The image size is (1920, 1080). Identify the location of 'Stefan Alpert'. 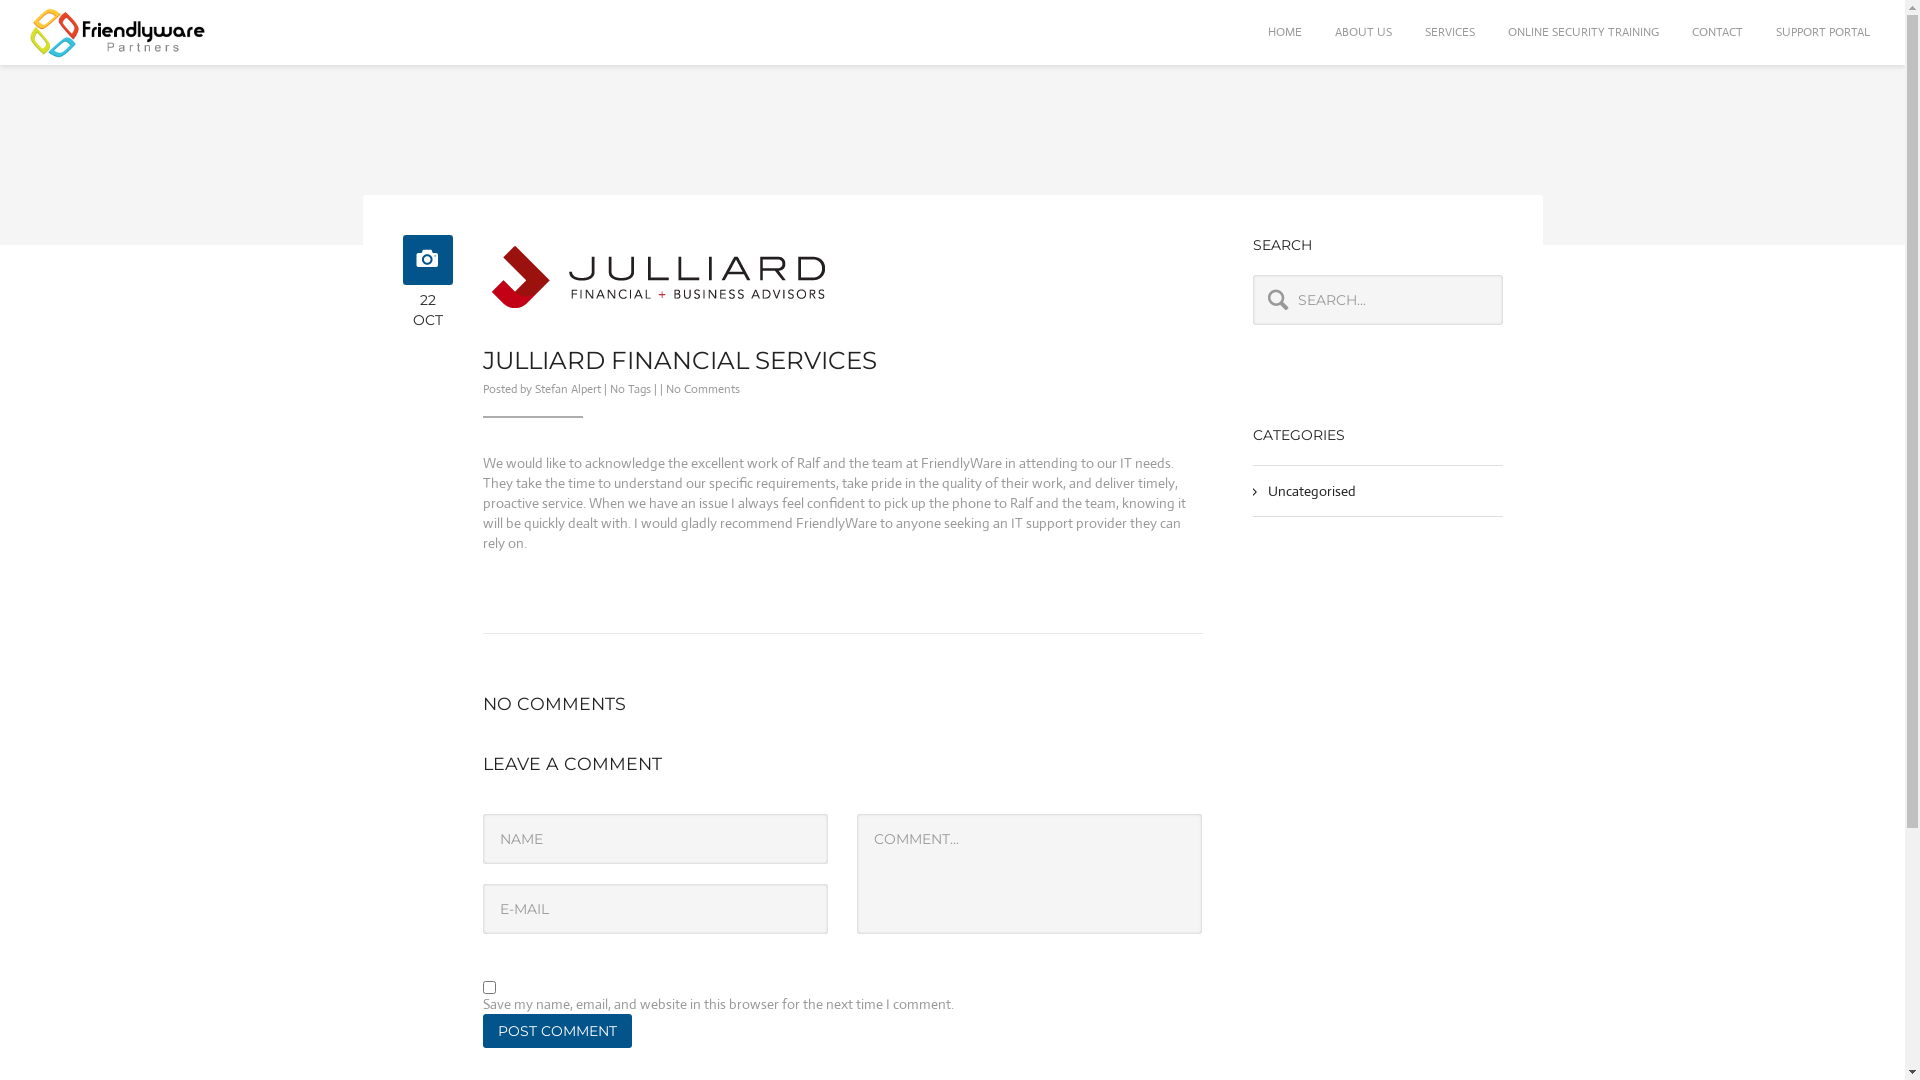
(533, 389).